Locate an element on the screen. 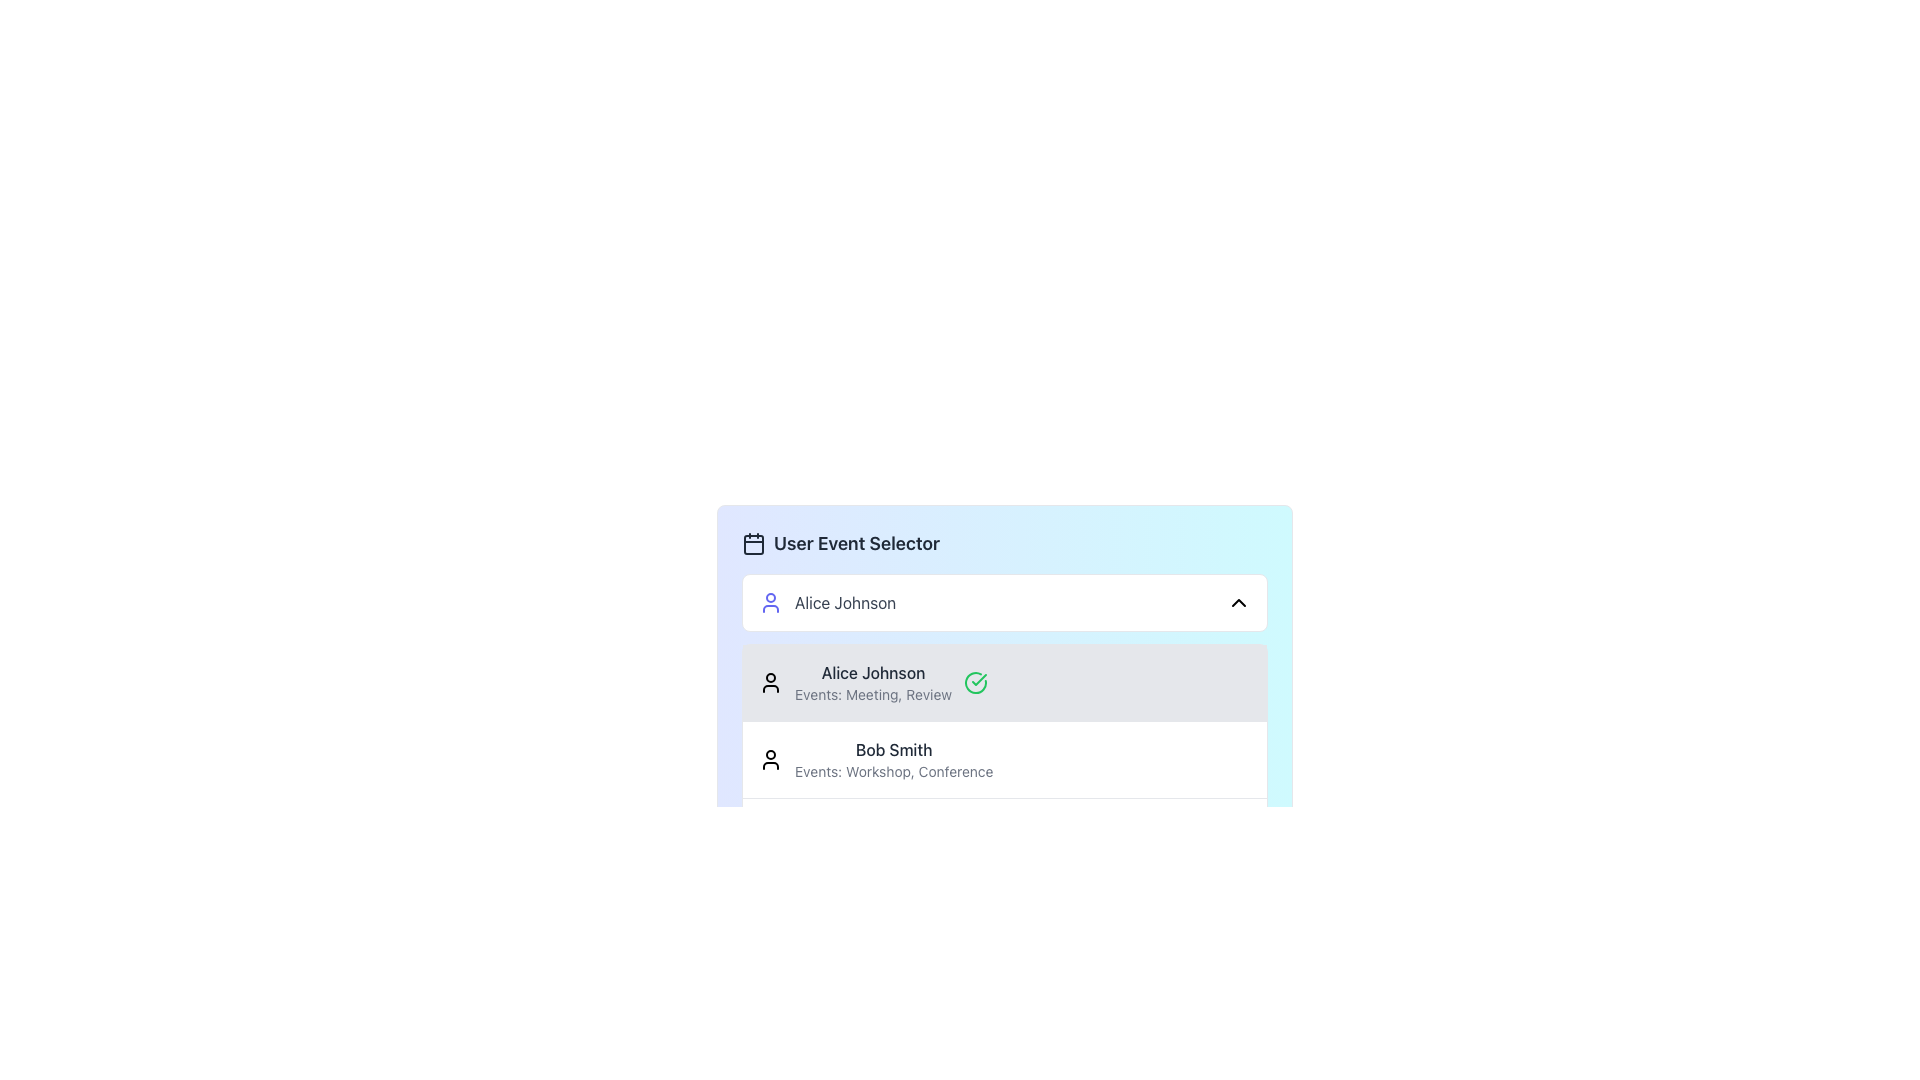 This screenshot has width=1920, height=1080. the user icon representing 'Bob Smith' in the user selection list, which is positioned to the far left of the section containing user details is located at coordinates (770, 759).